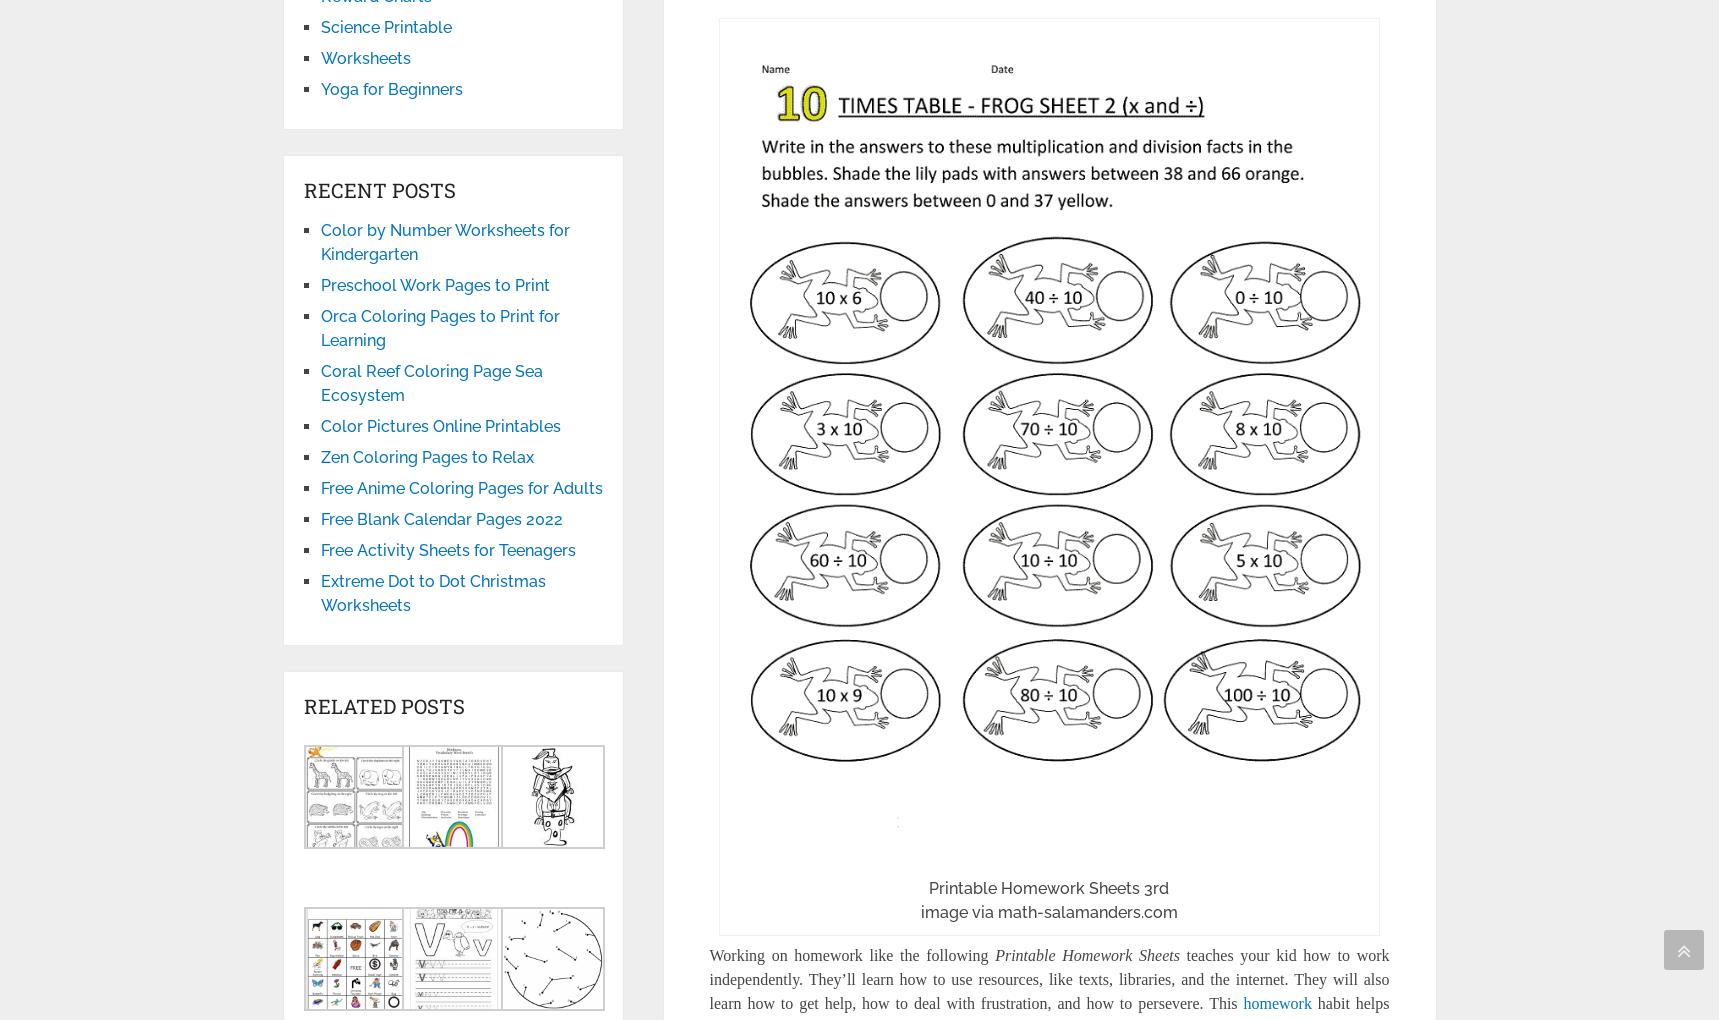 This screenshot has width=1719, height=1020. I want to click on 'Free Anime Coloring Pages for Adults', so click(319, 488).